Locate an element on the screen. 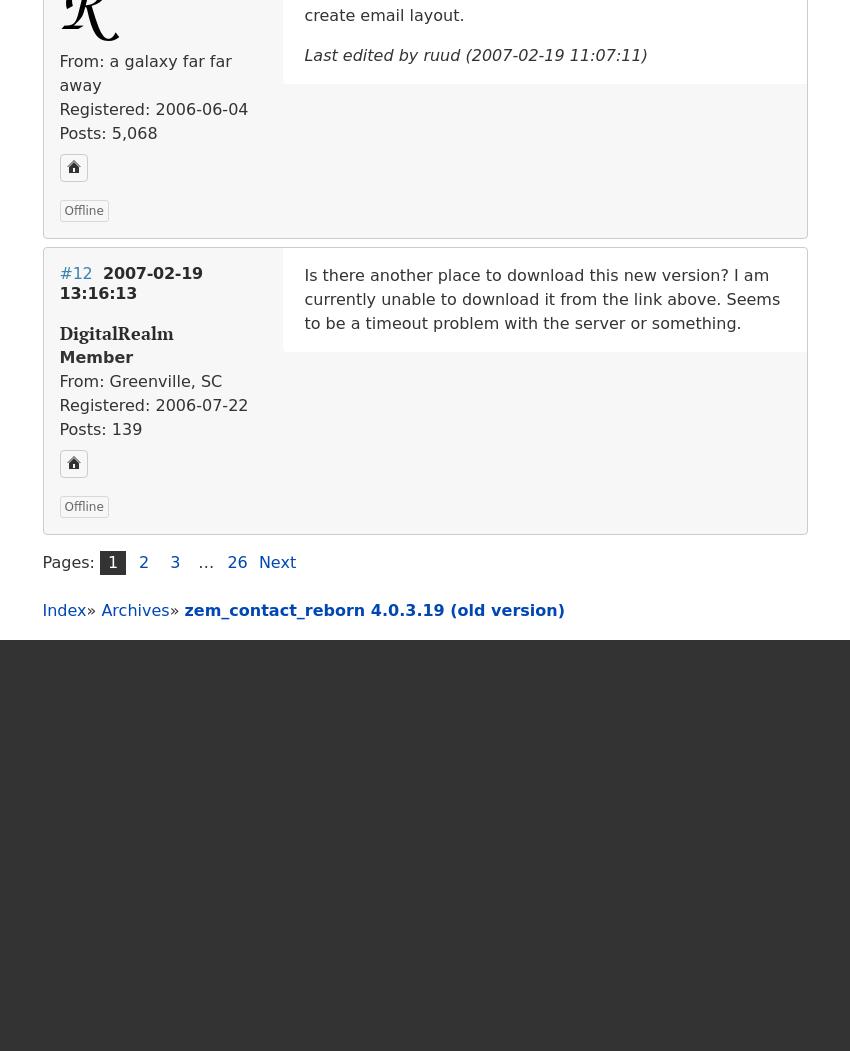 This screenshot has height=1051, width=850. 'Next' is located at coordinates (276, 560).